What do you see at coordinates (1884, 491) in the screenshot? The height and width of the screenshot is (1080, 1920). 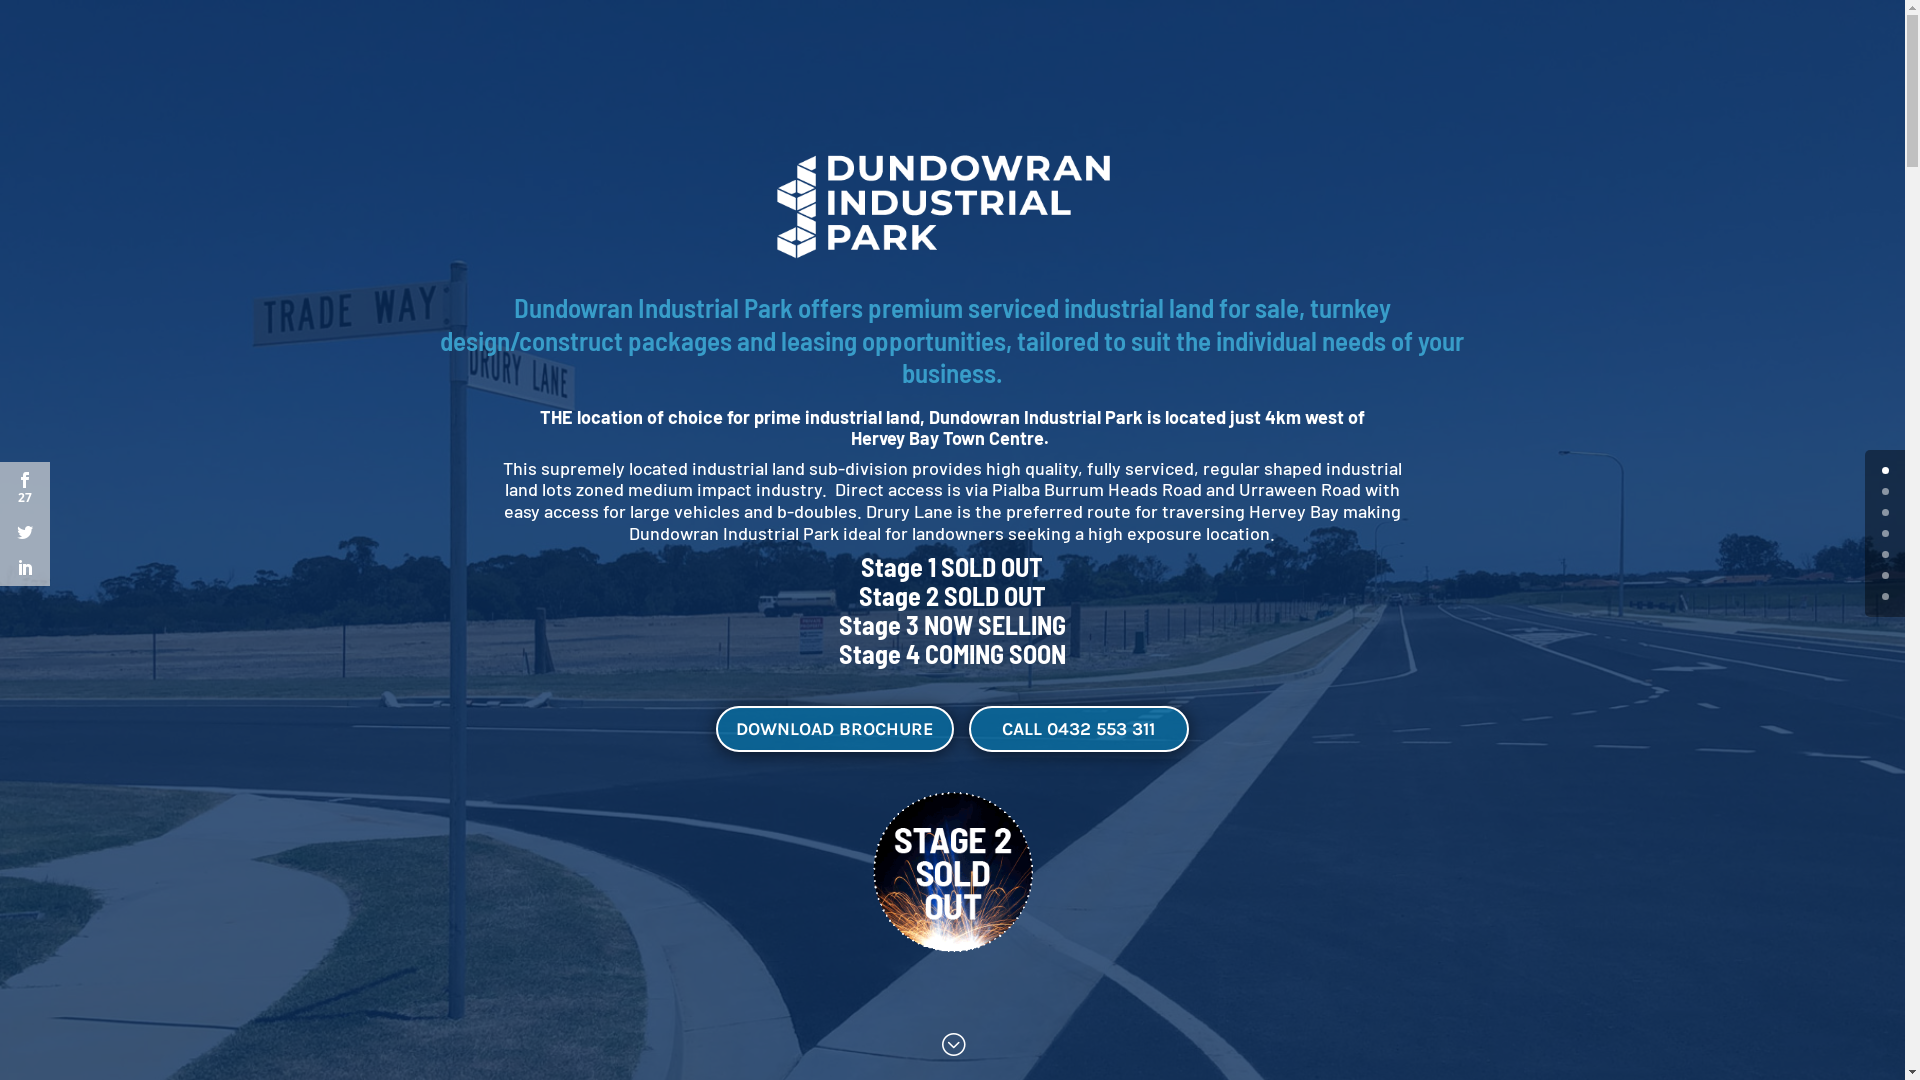 I see `'1'` at bounding box center [1884, 491].